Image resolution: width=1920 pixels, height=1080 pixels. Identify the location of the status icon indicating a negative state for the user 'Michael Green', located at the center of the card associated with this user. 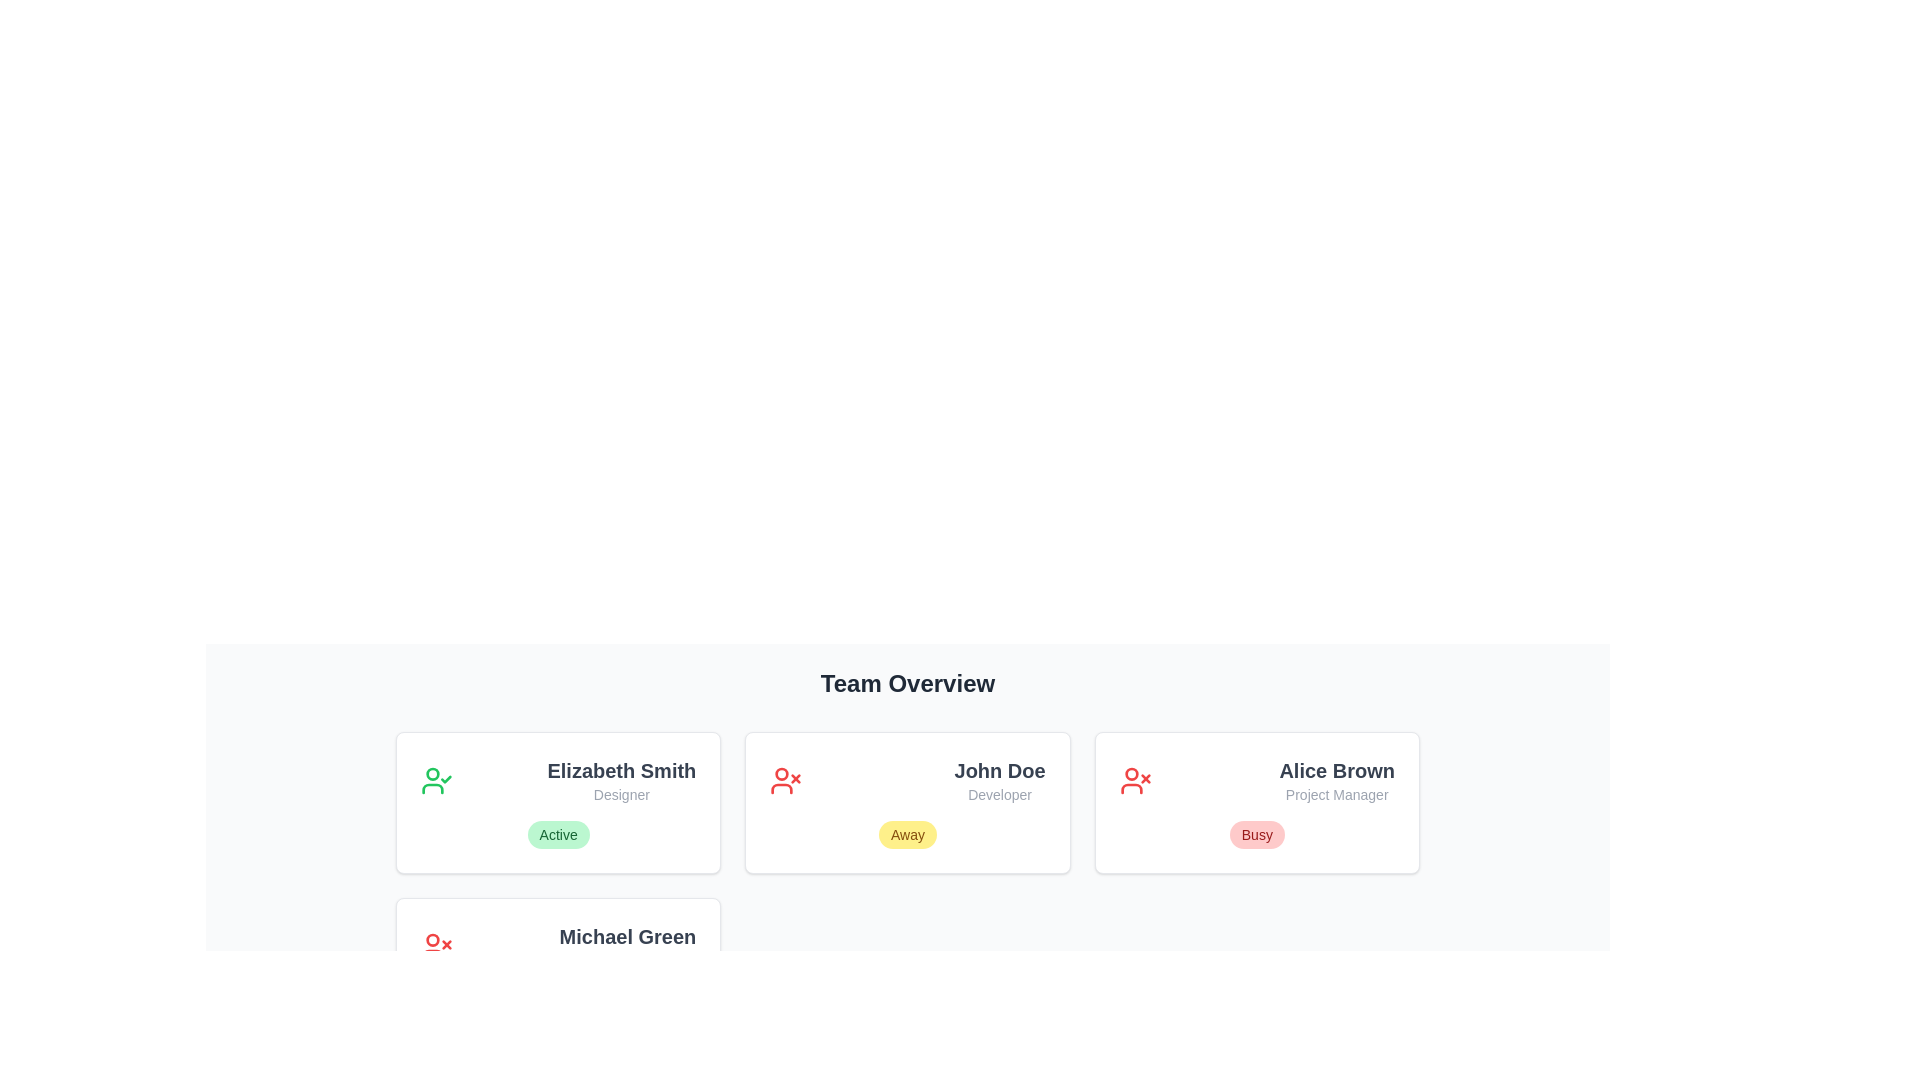
(431, 954).